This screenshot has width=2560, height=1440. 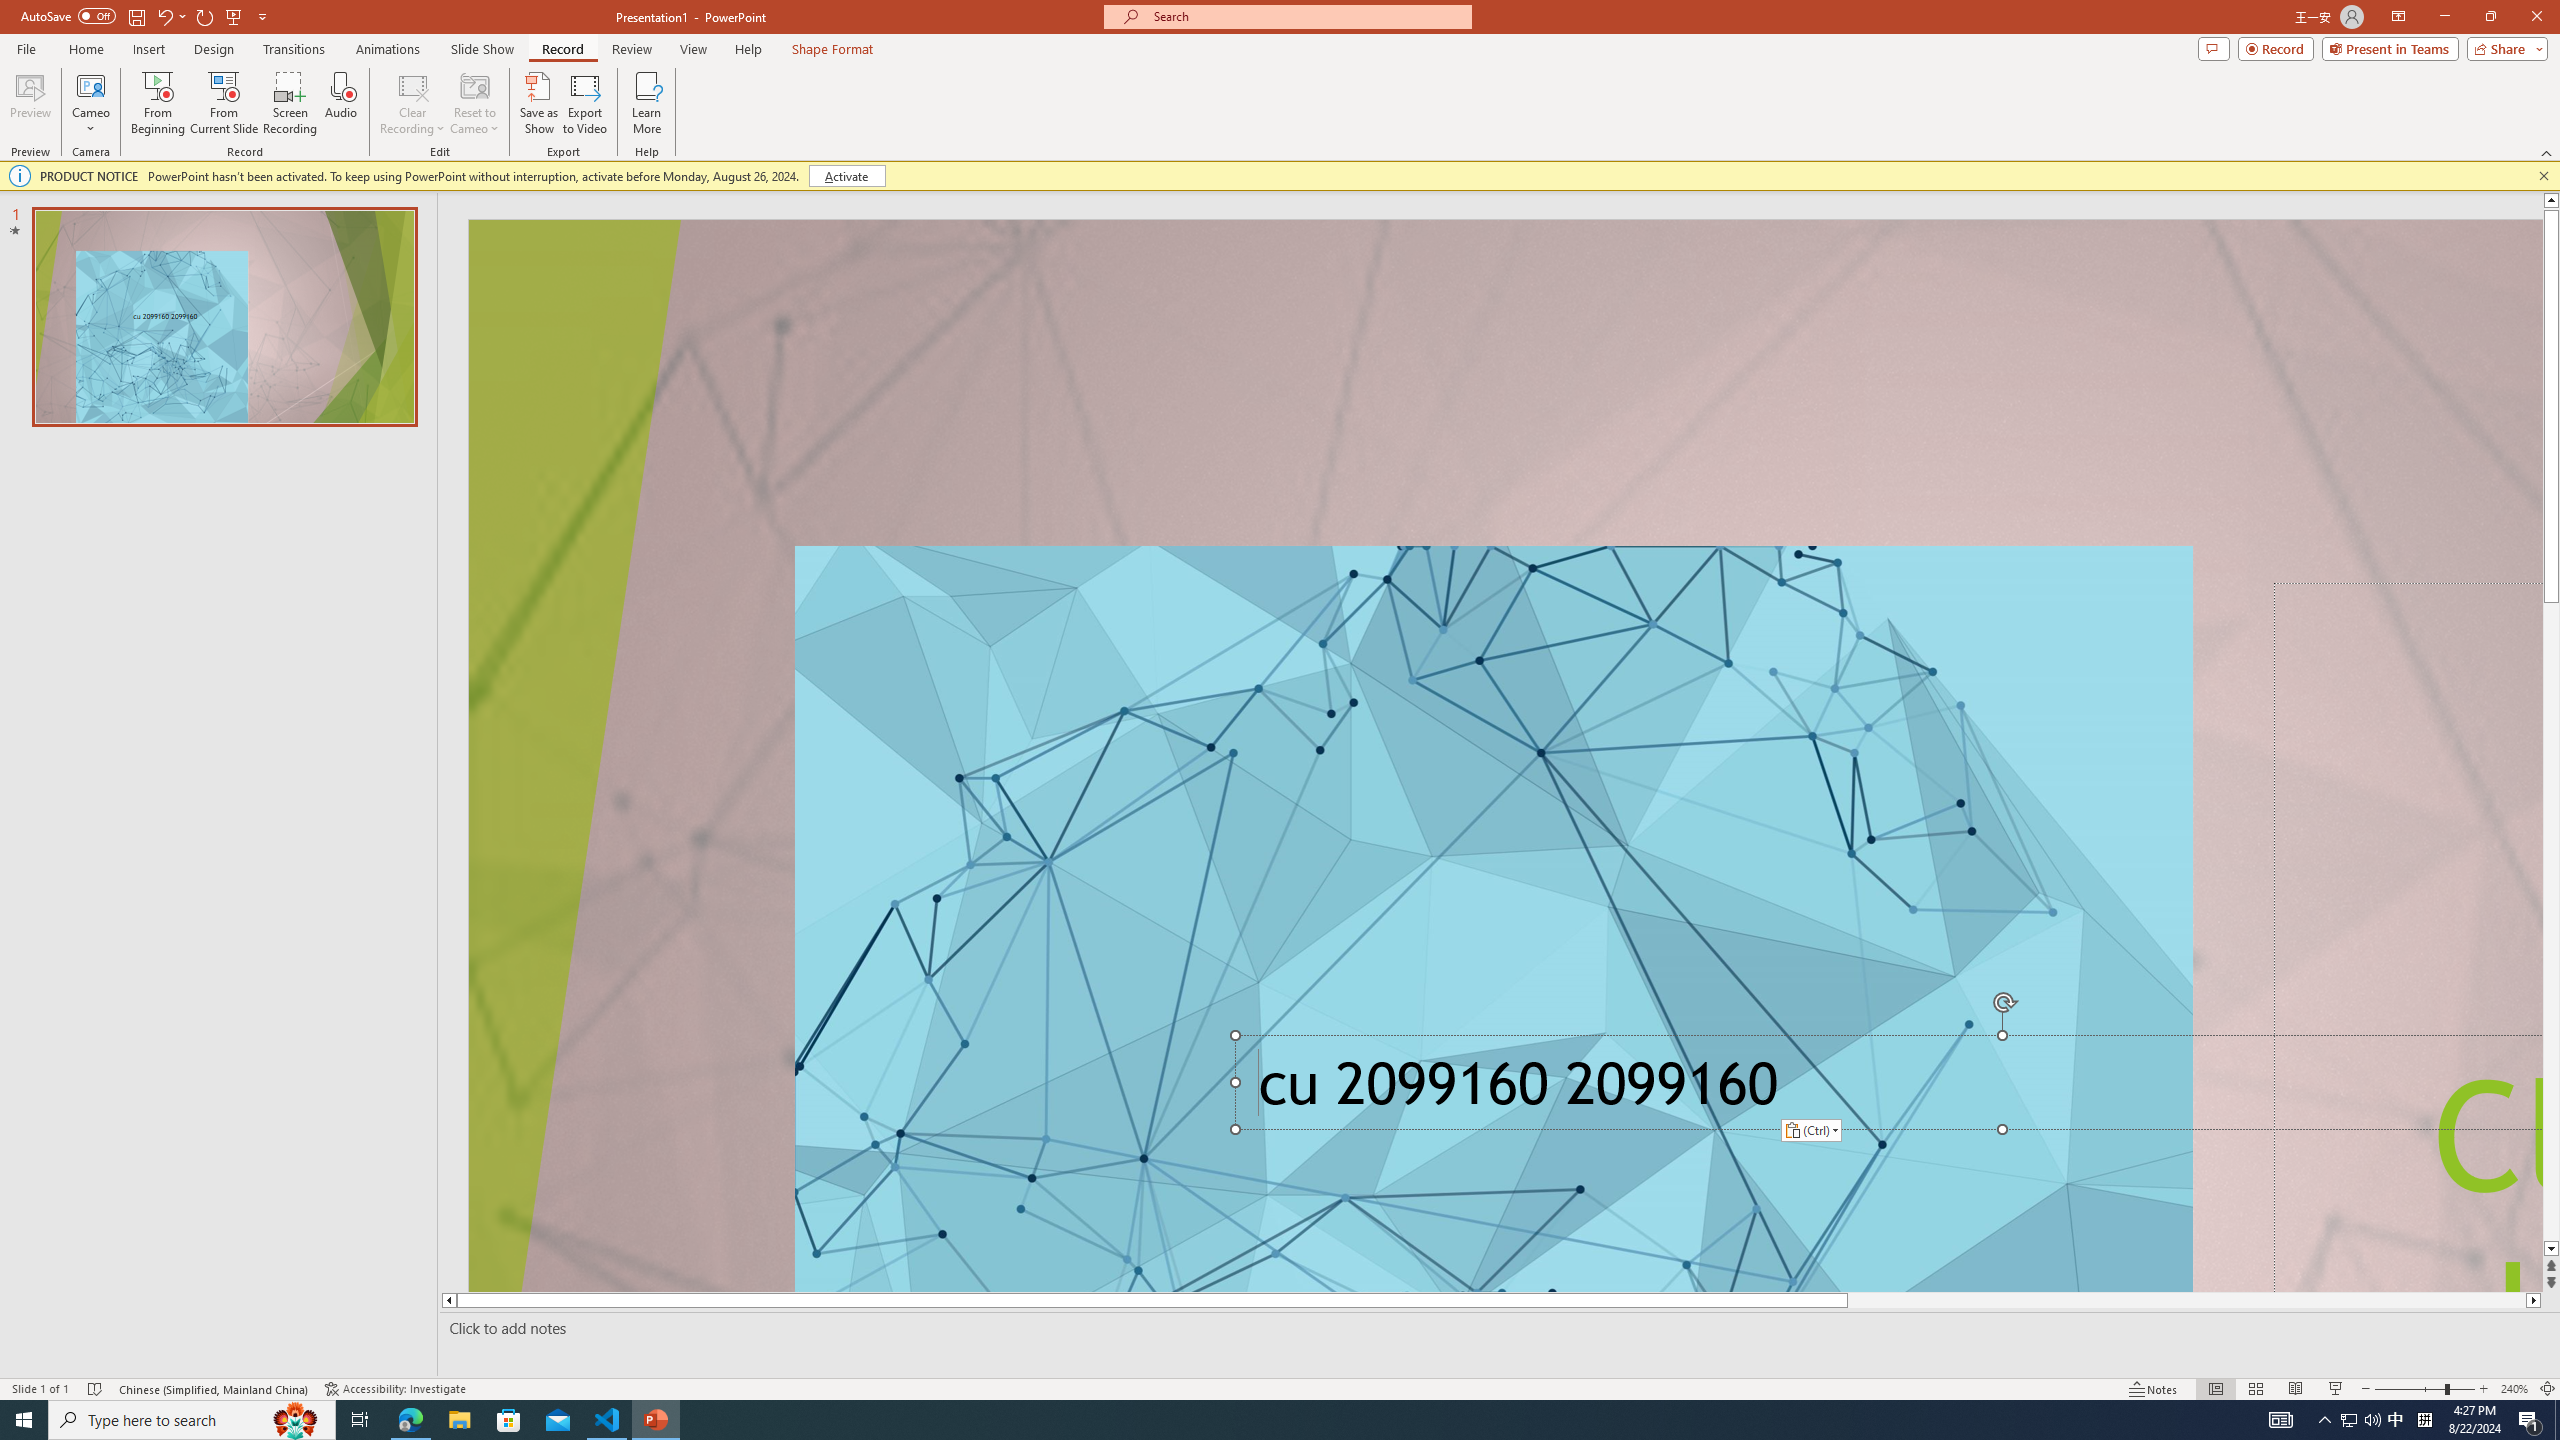 What do you see at coordinates (2543, 175) in the screenshot?
I see `'Close this message'` at bounding box center [2543, 175].